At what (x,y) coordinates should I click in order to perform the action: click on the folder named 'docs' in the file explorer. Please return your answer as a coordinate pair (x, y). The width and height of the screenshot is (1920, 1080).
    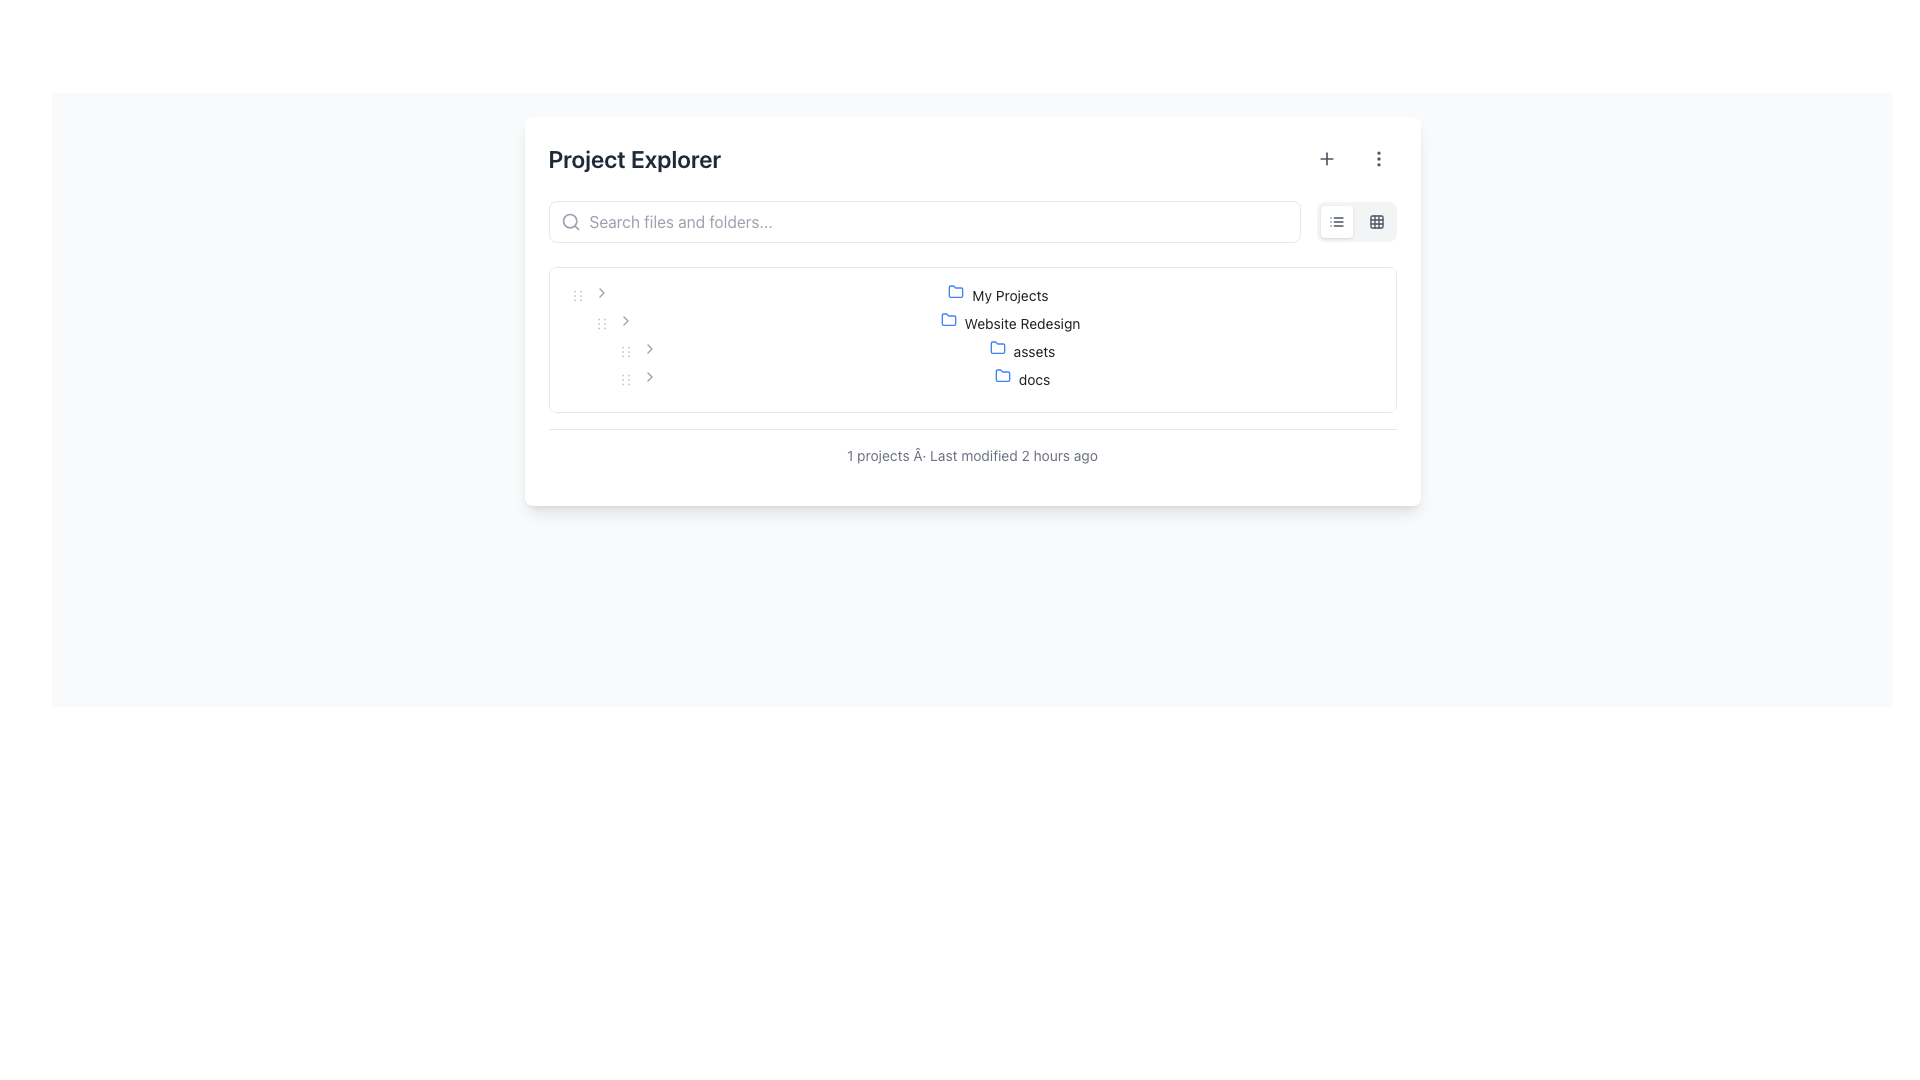
    Looking at the image, I should click on (1022, 380).